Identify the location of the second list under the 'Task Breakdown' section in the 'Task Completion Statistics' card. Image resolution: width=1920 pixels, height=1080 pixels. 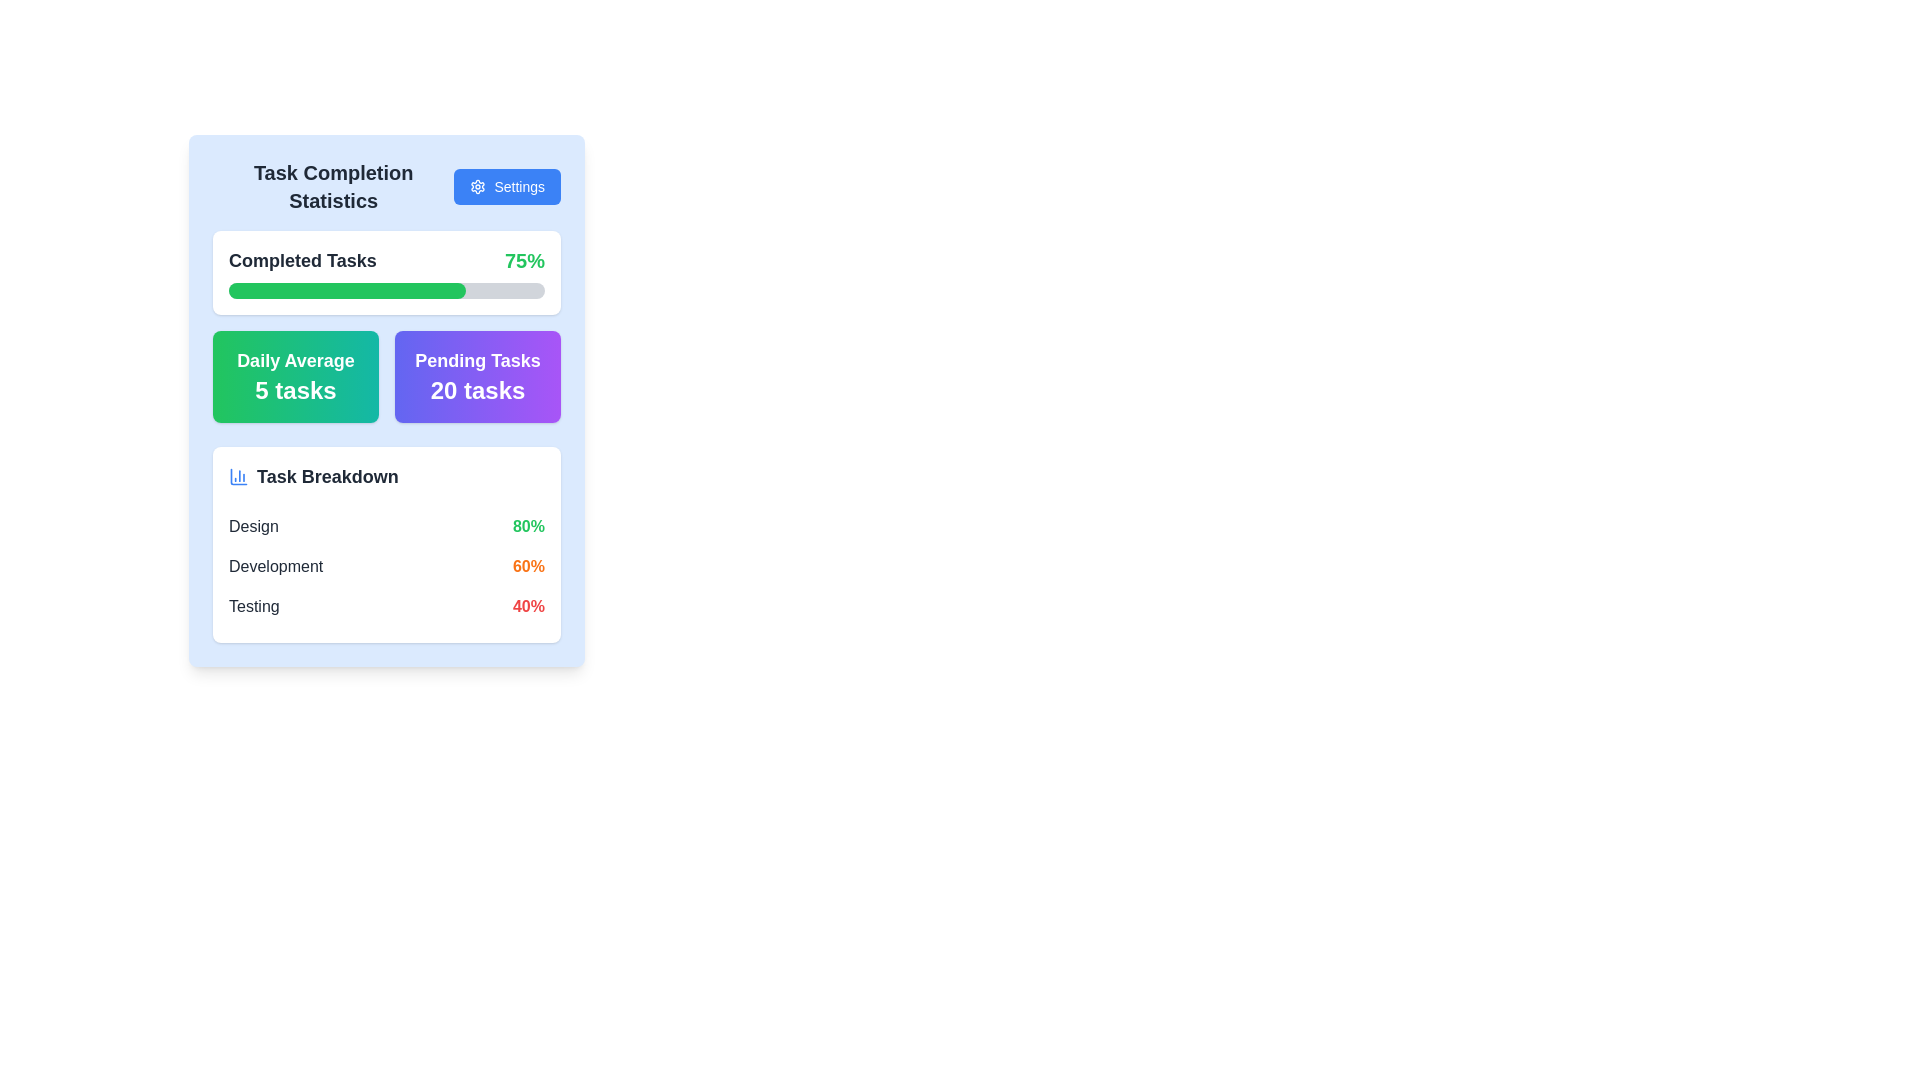
(387, 567).